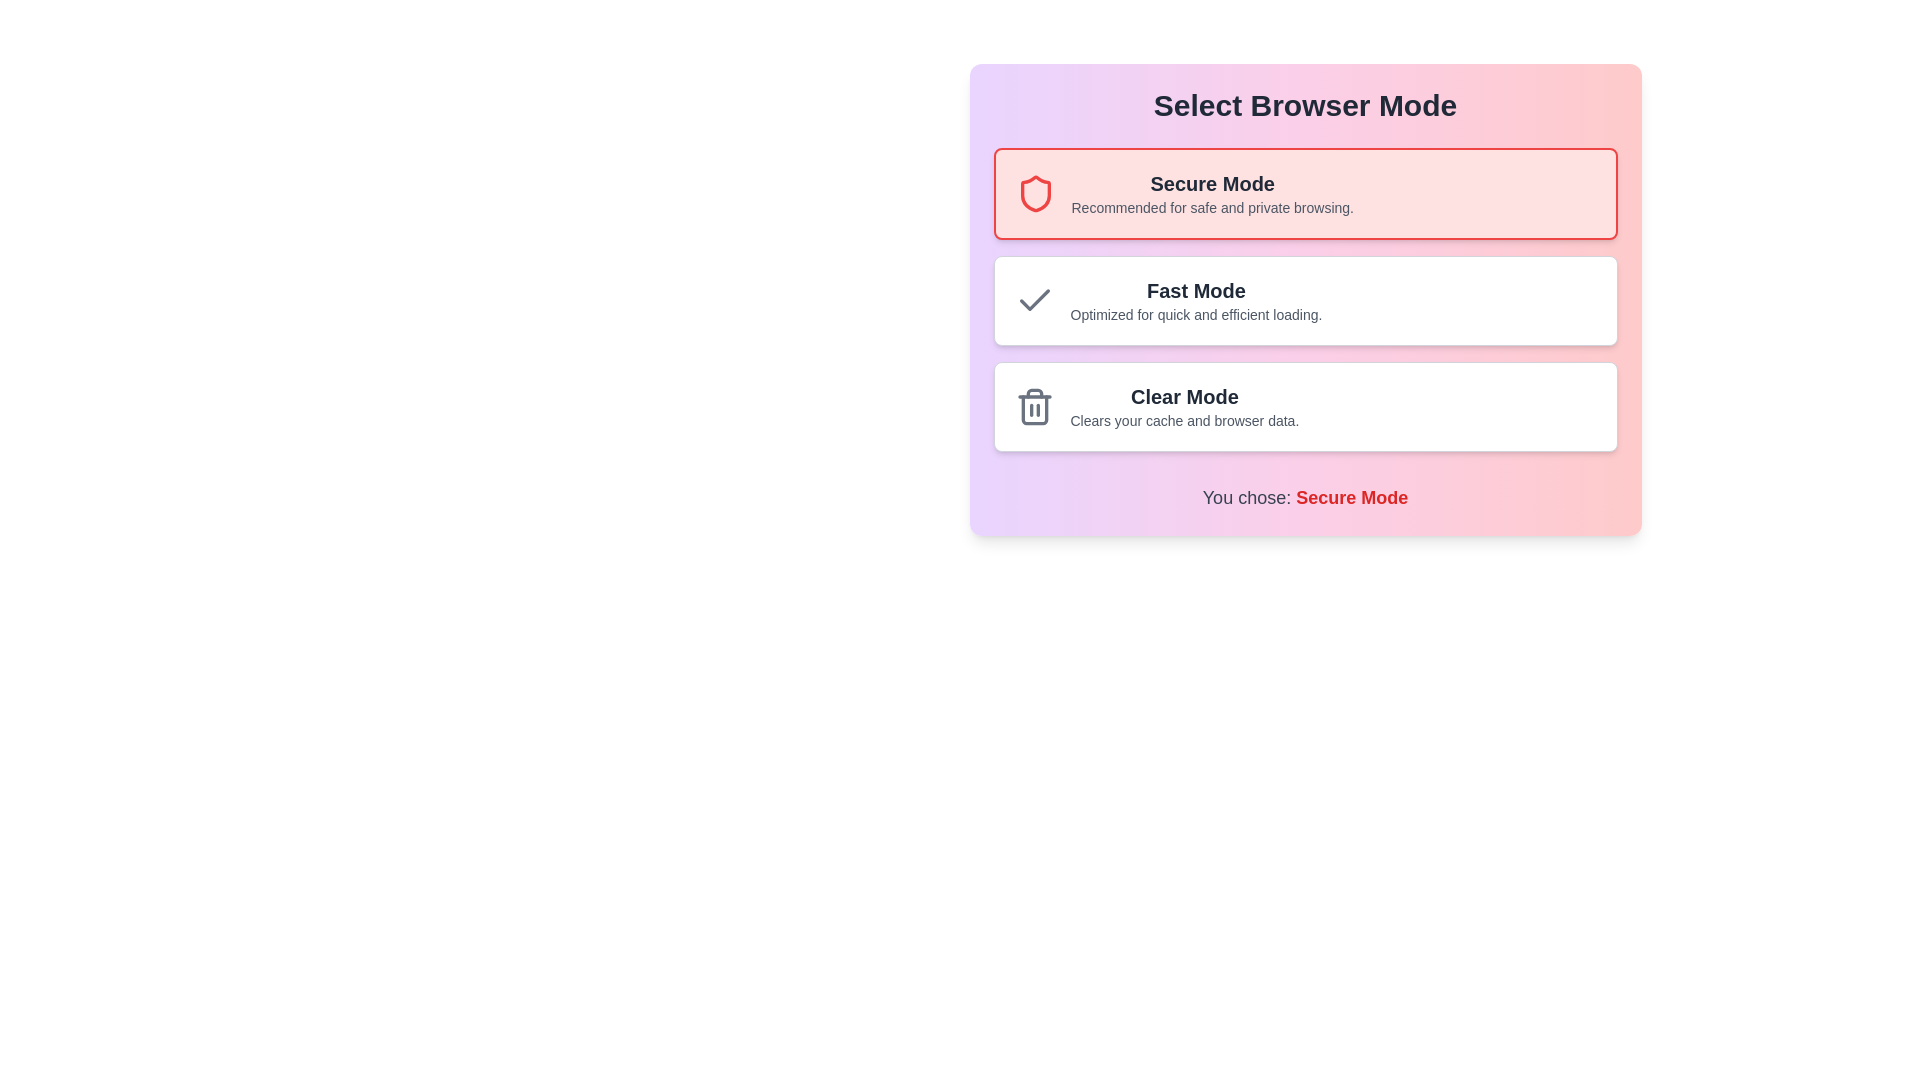 Image resolution: width=1920 pixels, height=1080 pixels. I want to click on the 'Secure Mode' text label, which serves as the title for the selection option, providing clarity on its purpose, so click(1211, 184).